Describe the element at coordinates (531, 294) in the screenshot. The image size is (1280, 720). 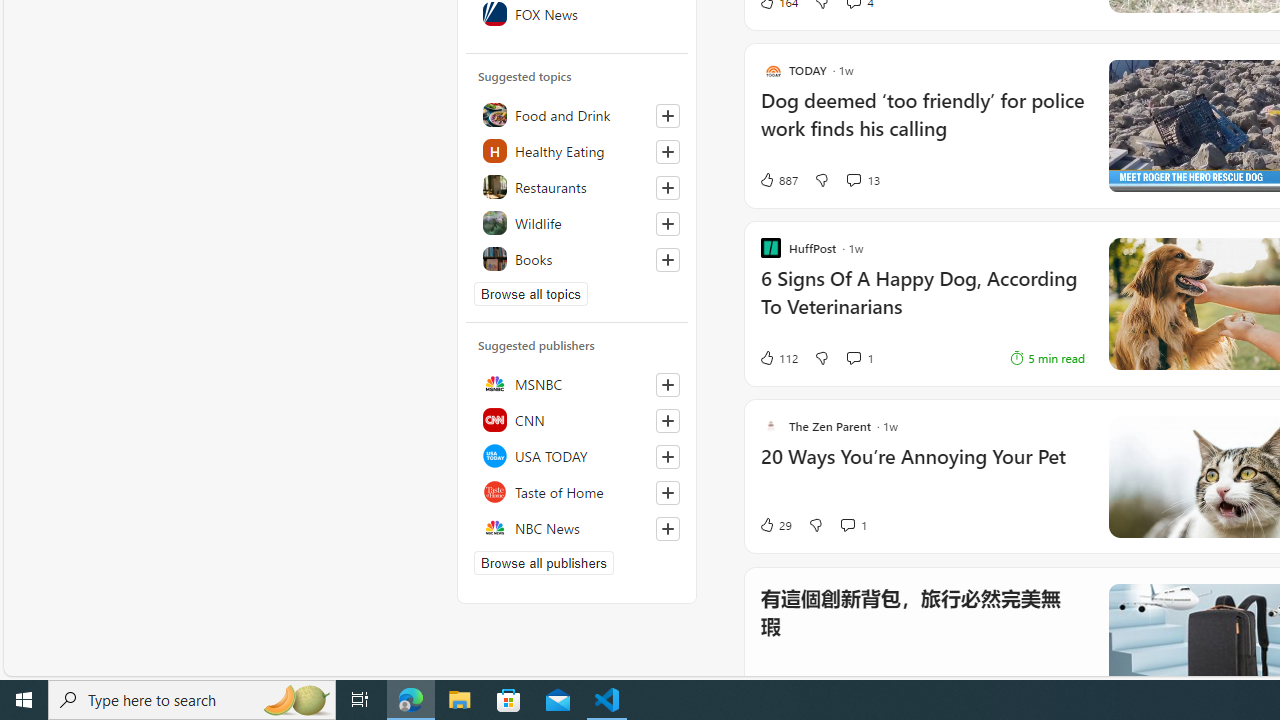
I see `'Browse all topics'` at that location.